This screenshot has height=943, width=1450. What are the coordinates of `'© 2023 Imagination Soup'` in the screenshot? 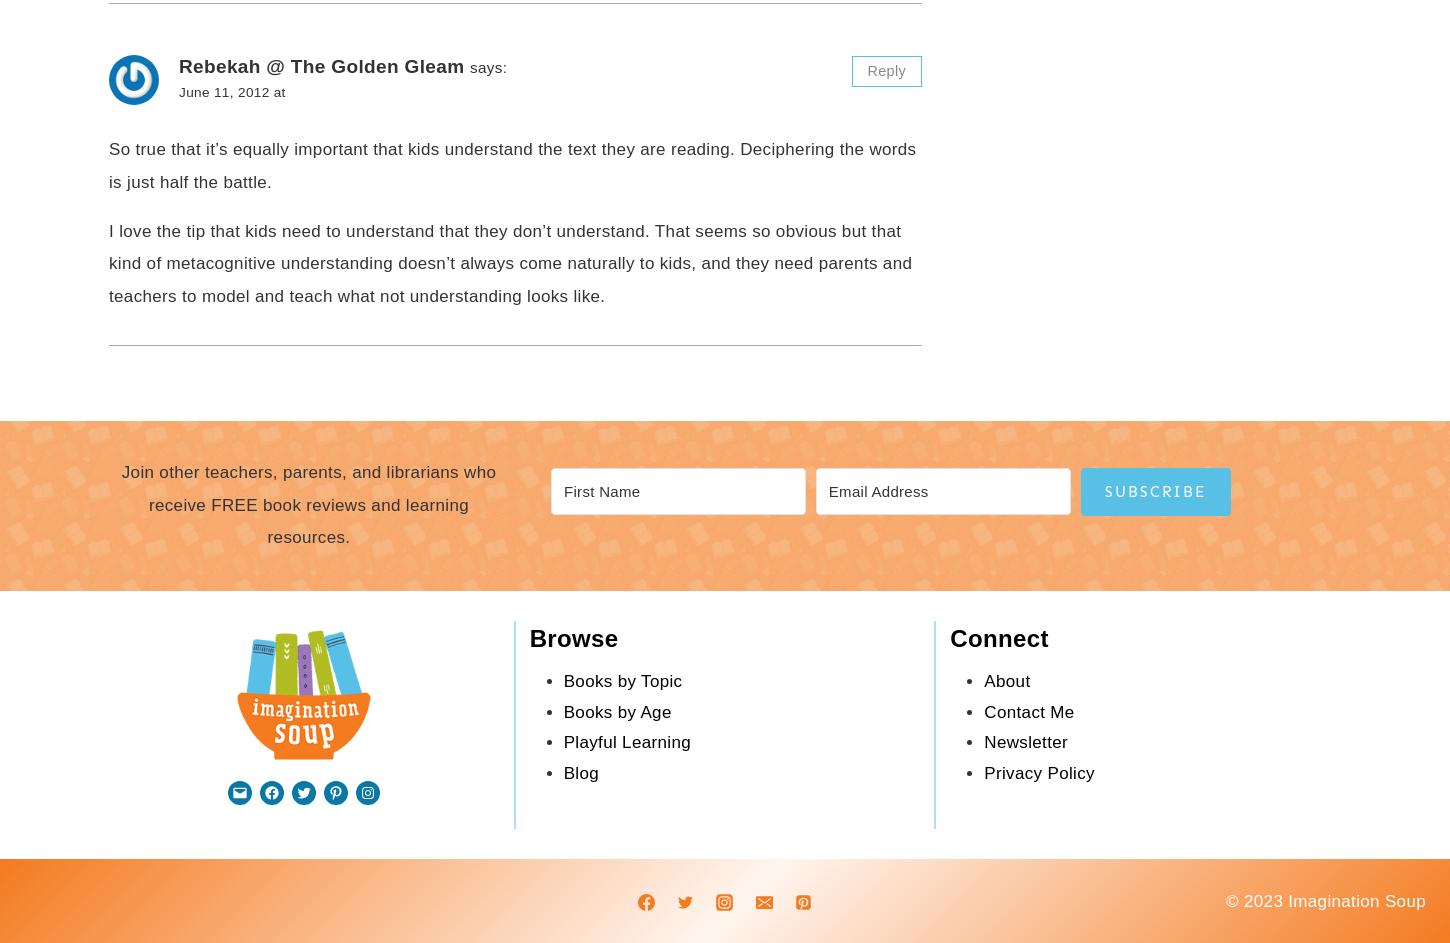 It's located at (1326, 899).